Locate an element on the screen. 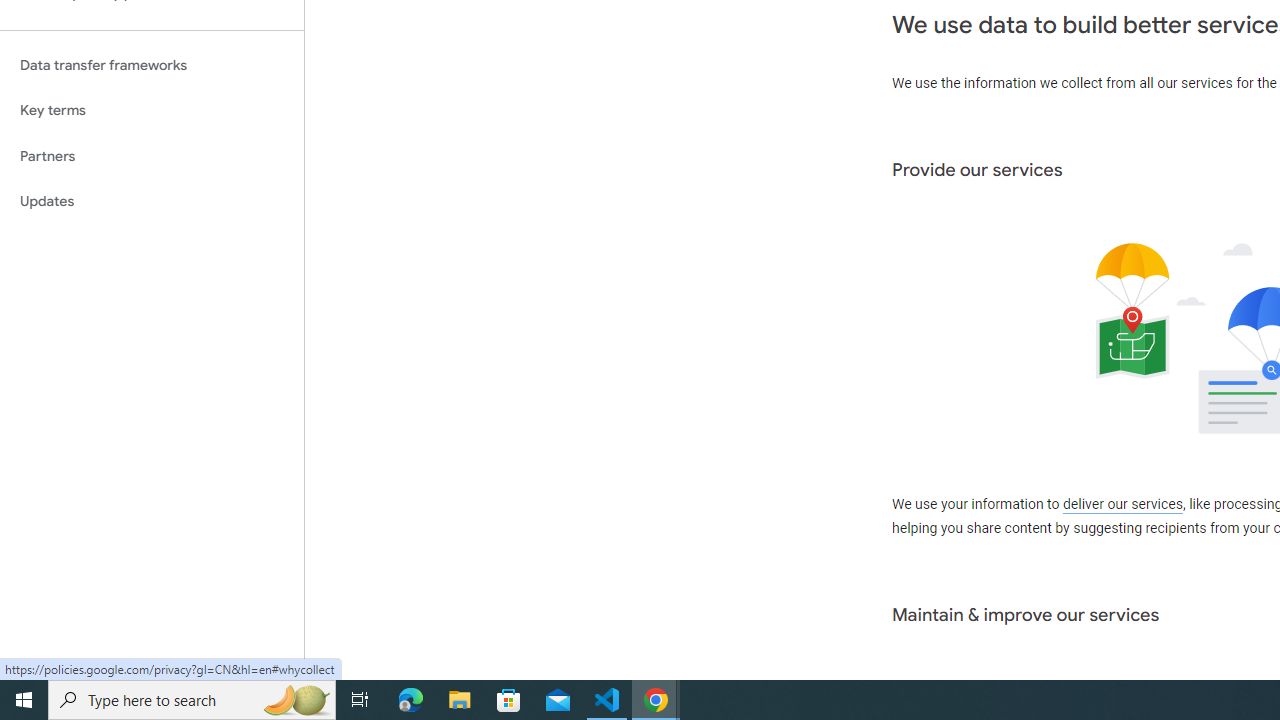 Image resolution: width=1280 pixels, height=720 pixels. 'Data transfer frameworks' is located at coordinates (151, 64).